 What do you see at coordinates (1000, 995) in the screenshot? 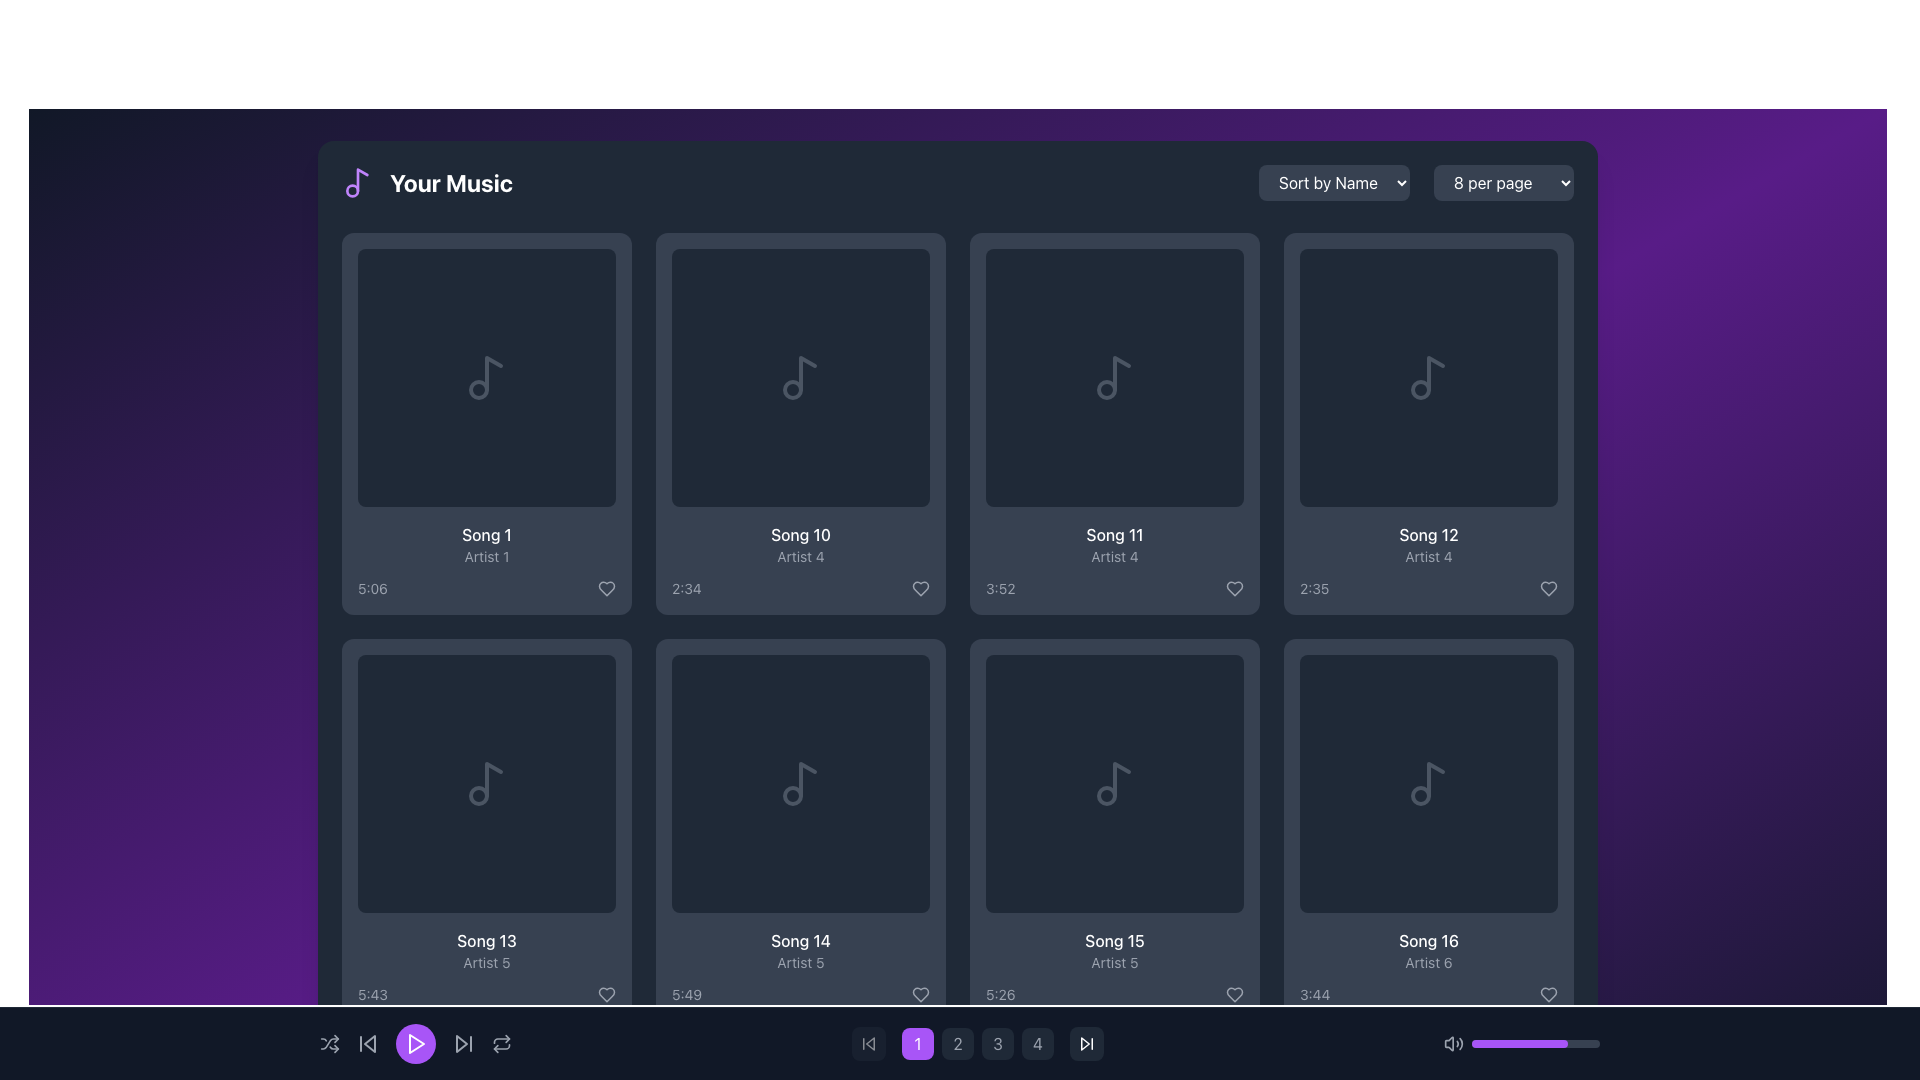
I see `the text label displaying the duration of the song 'Song 15', located in the bottom-right corner of the album item` at bounding box center [1000, 995].